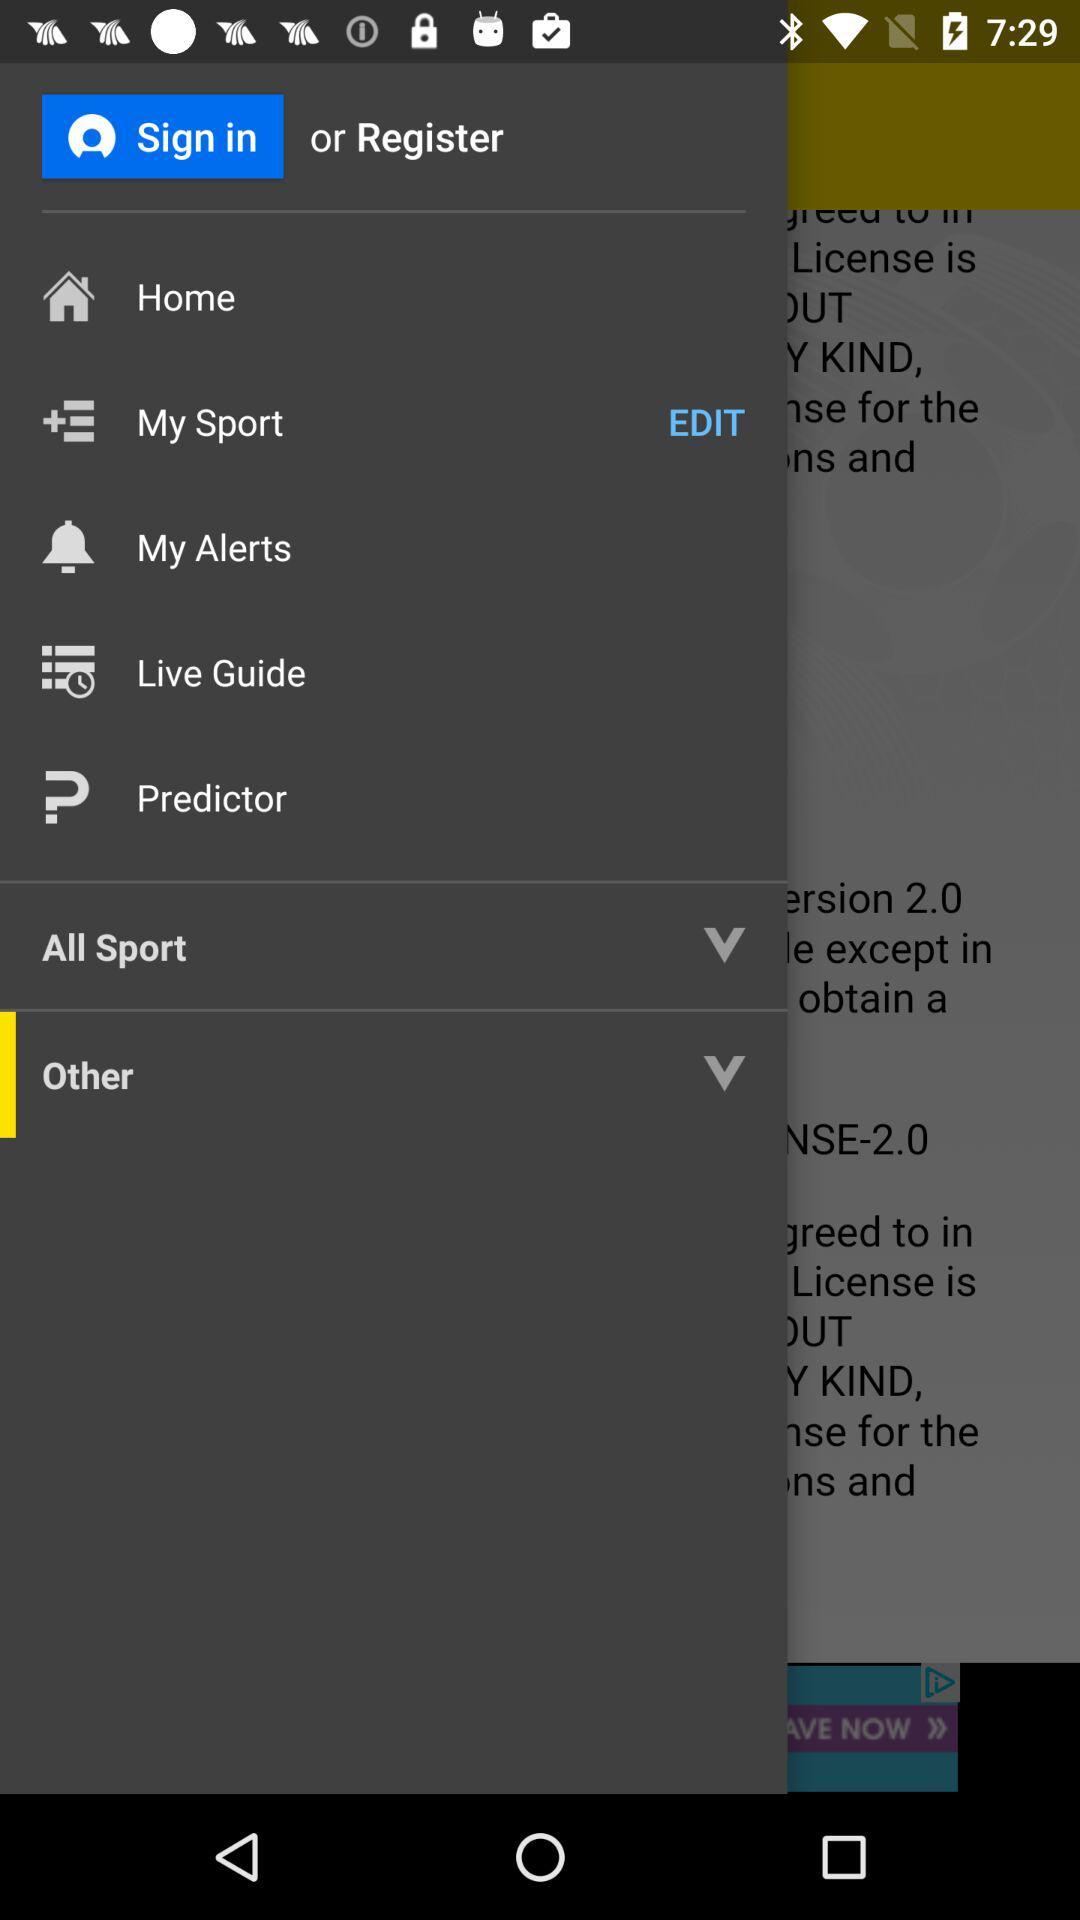 Image resolution: width=1080 pixels, height=1920 pixels. Describe the element at coordinates (705, 420) in the screenshot. I see `edit icon` at that location.